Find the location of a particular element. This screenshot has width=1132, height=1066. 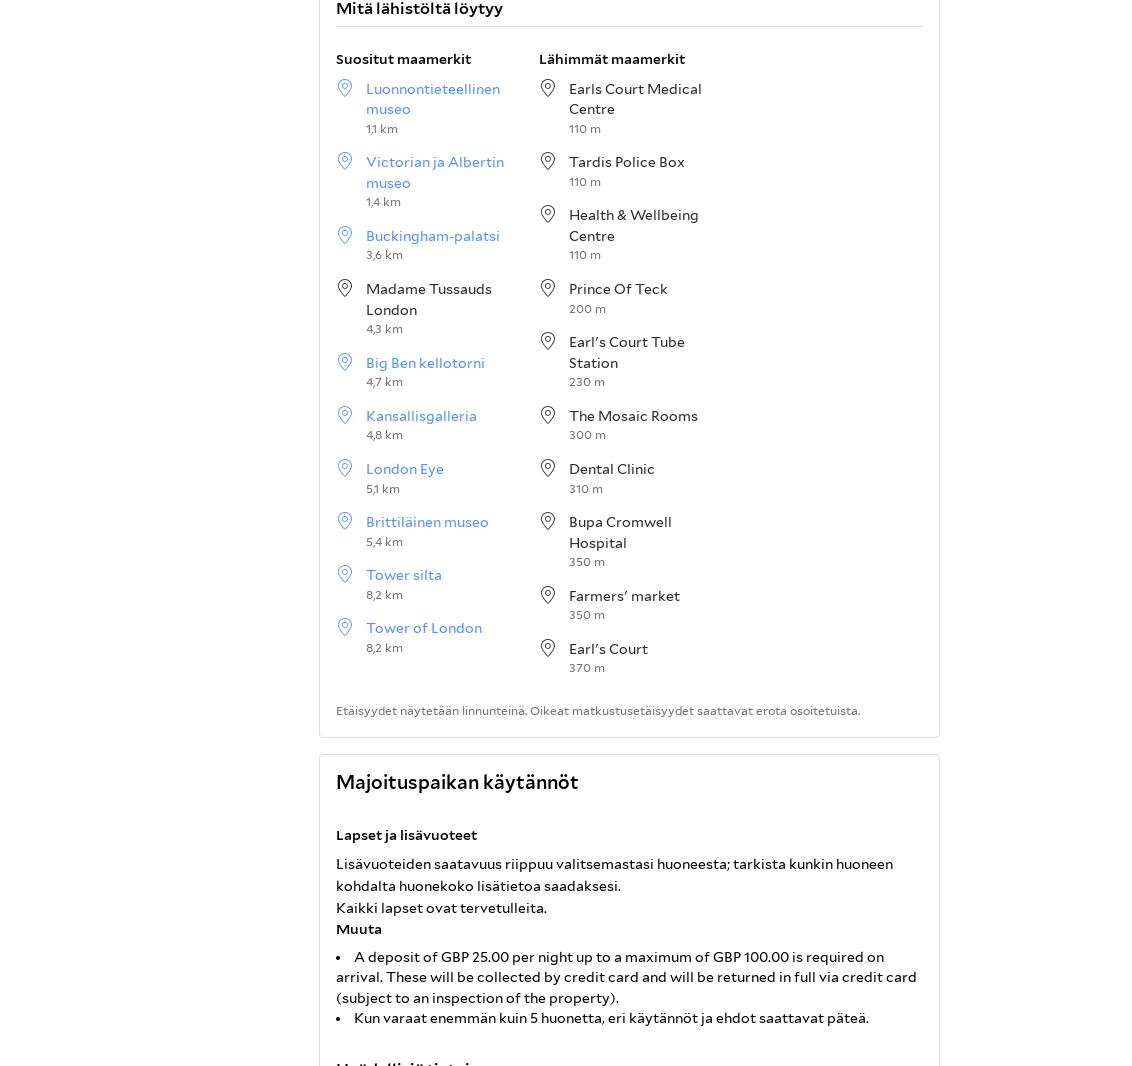

'370 m' is located at coordinates (586, 666).